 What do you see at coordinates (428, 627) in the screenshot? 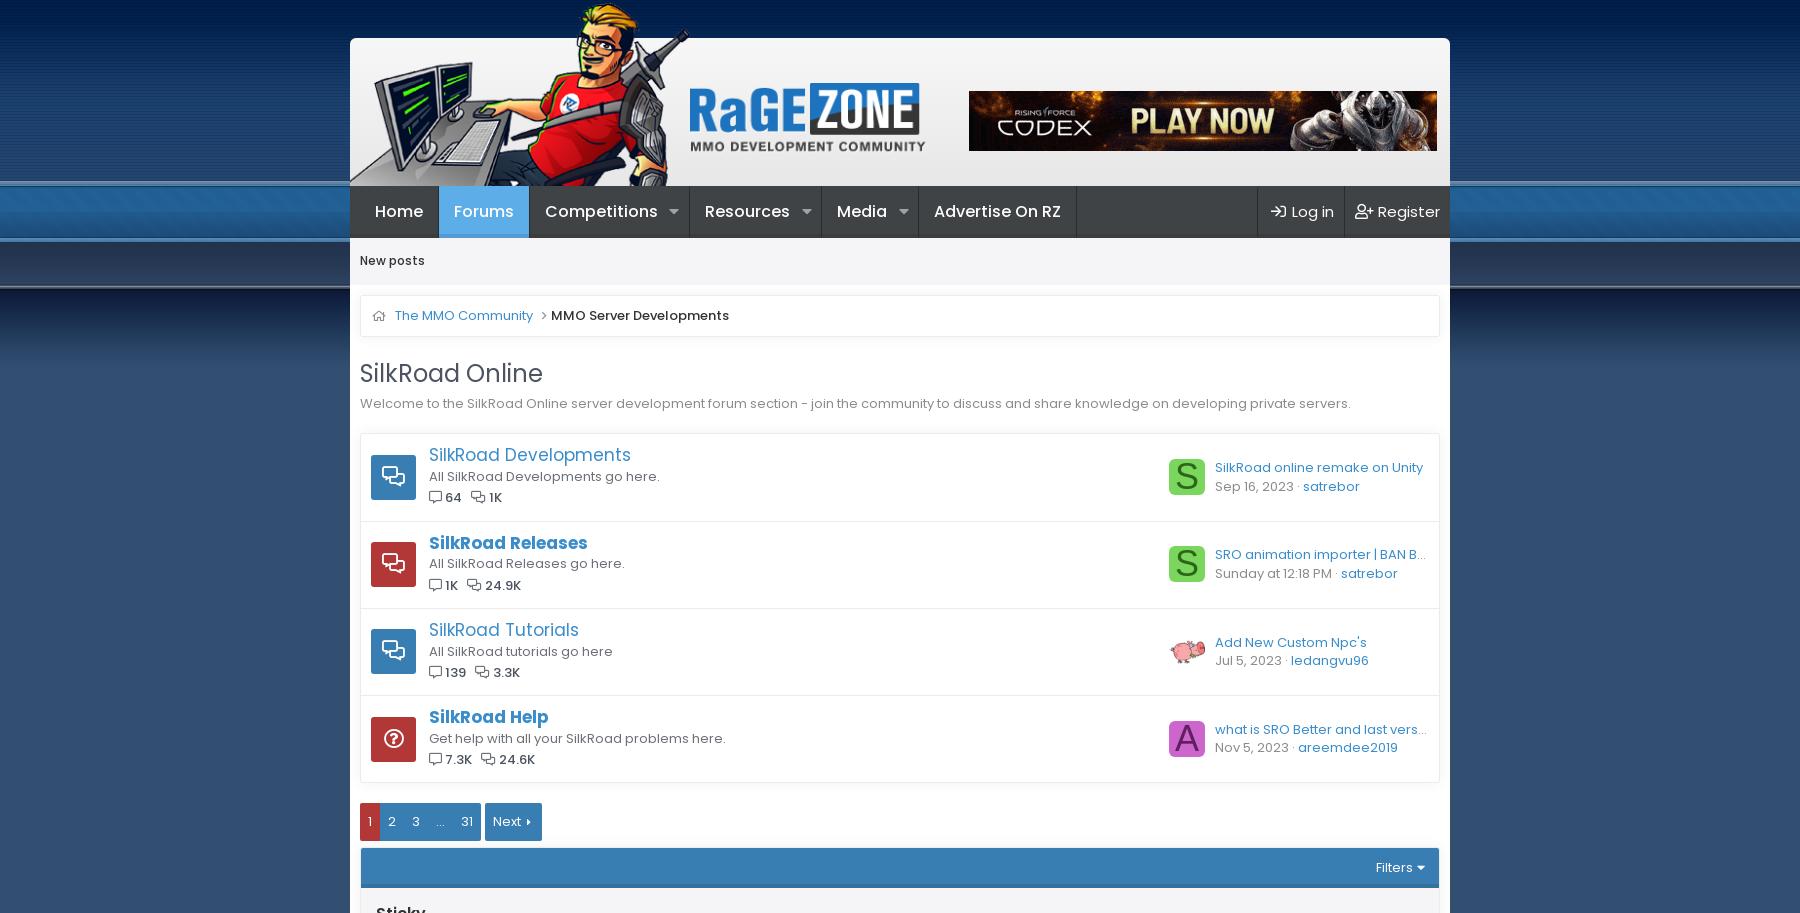
I see `'SilkRoad Tutorials'` at bounding box center [428, 627].